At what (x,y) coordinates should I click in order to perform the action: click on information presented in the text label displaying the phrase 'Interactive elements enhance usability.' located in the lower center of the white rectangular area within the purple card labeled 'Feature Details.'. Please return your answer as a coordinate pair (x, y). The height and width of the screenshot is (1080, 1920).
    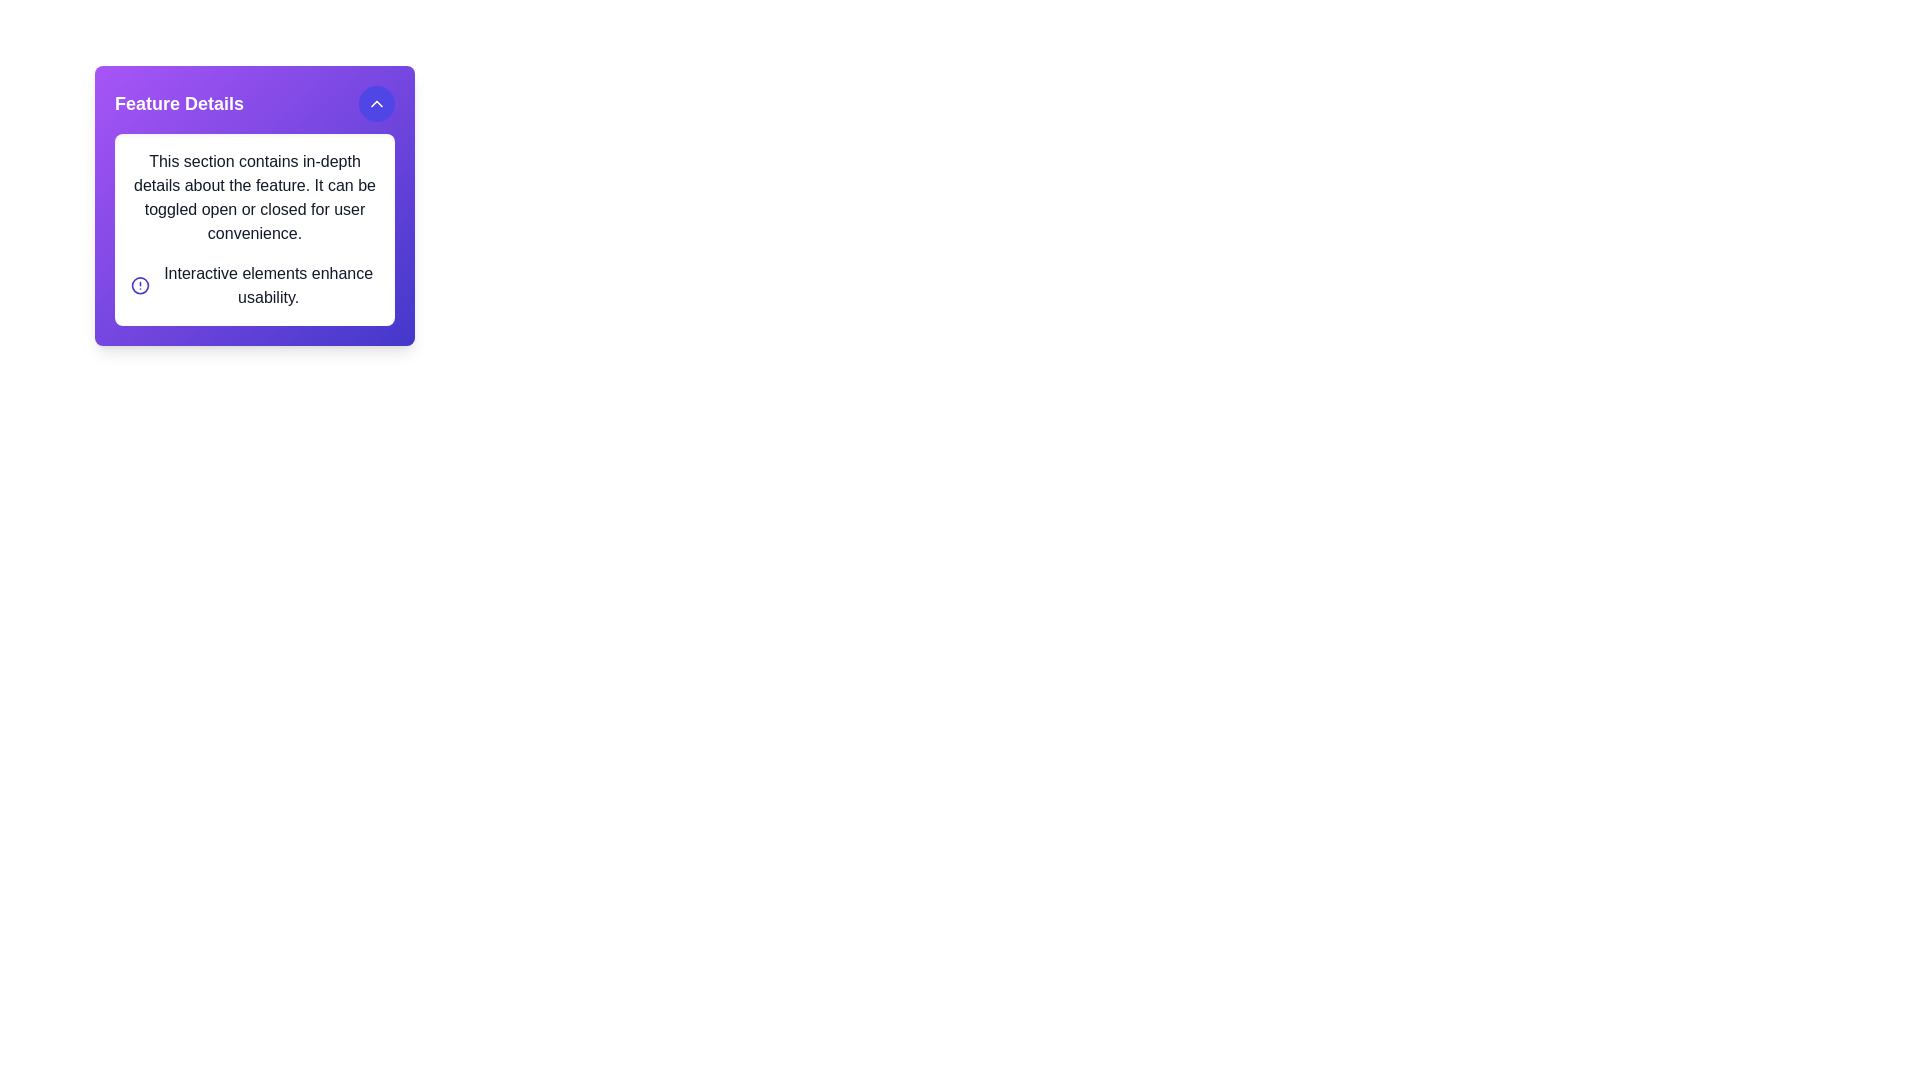
    Looking at the image, I should click on (267, 285).